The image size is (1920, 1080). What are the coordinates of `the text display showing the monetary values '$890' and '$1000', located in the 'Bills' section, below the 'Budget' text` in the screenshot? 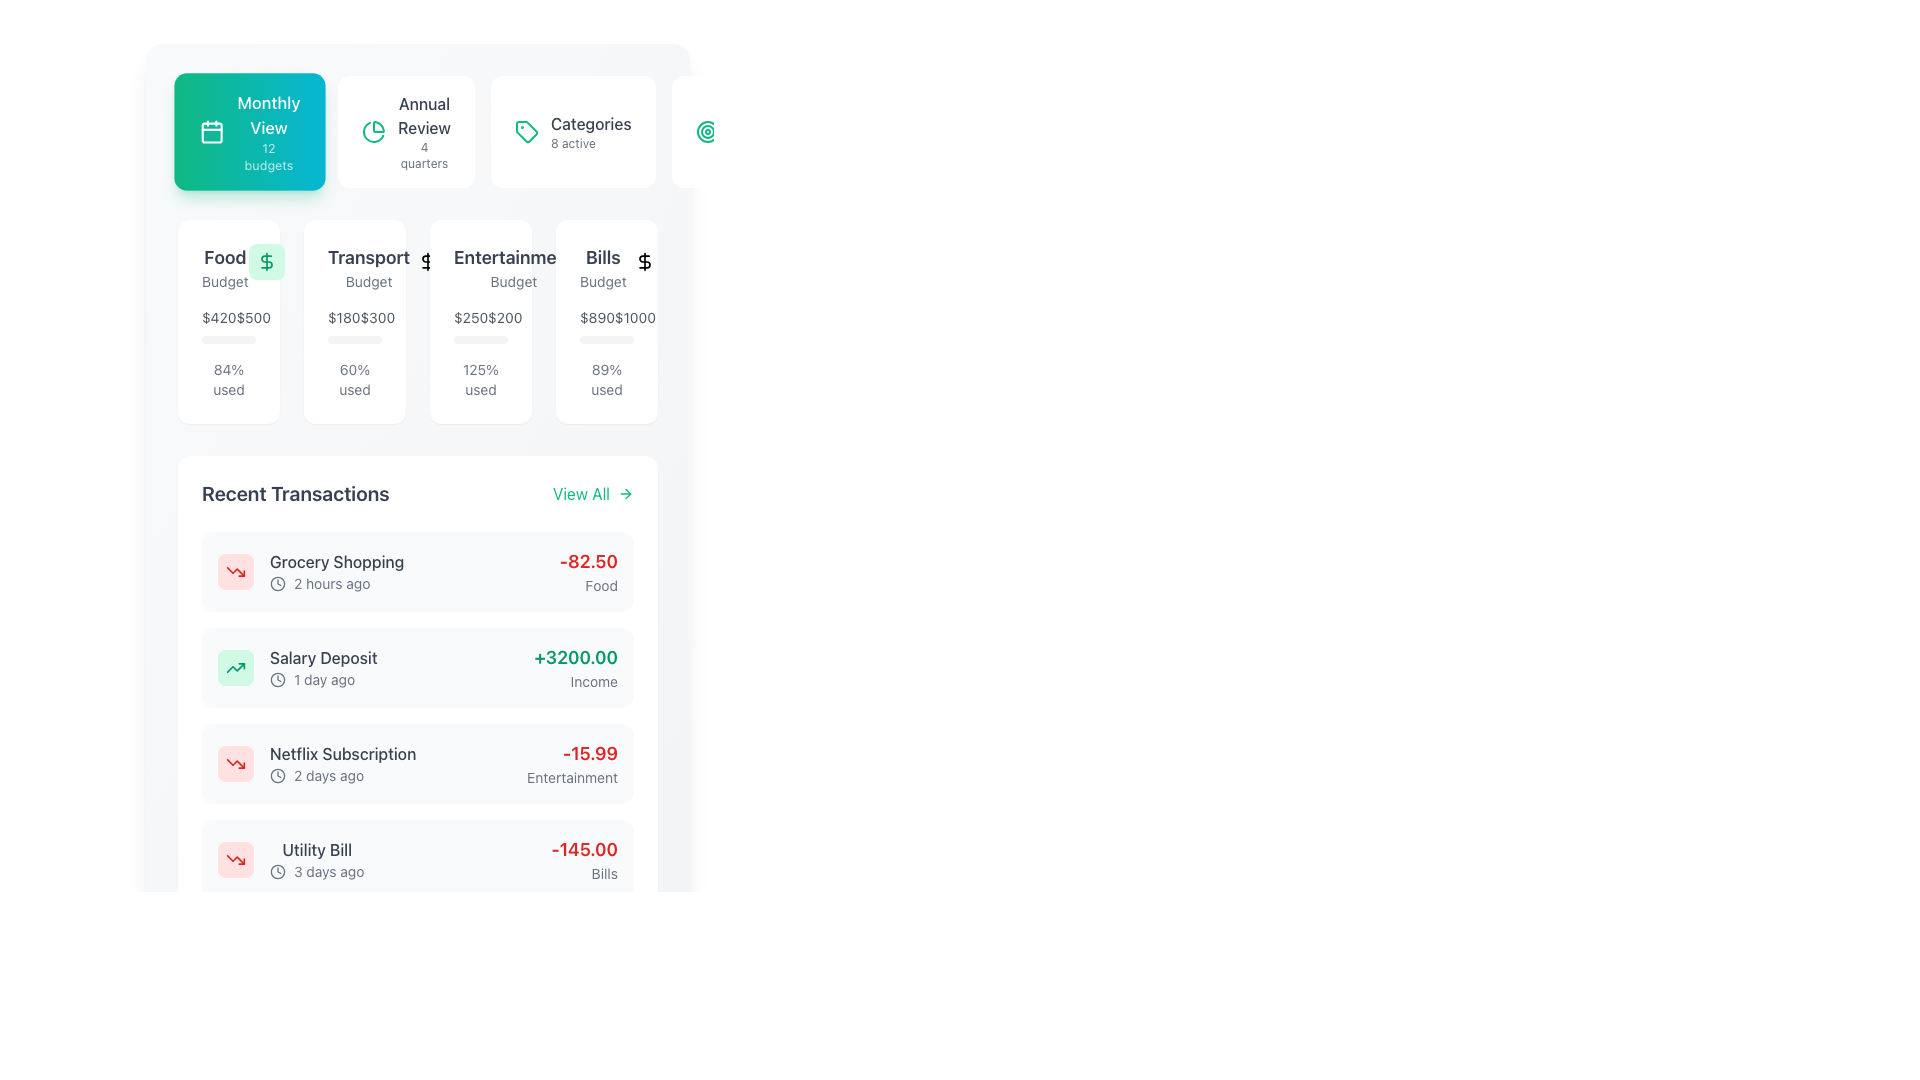 It's located at (605, 325).